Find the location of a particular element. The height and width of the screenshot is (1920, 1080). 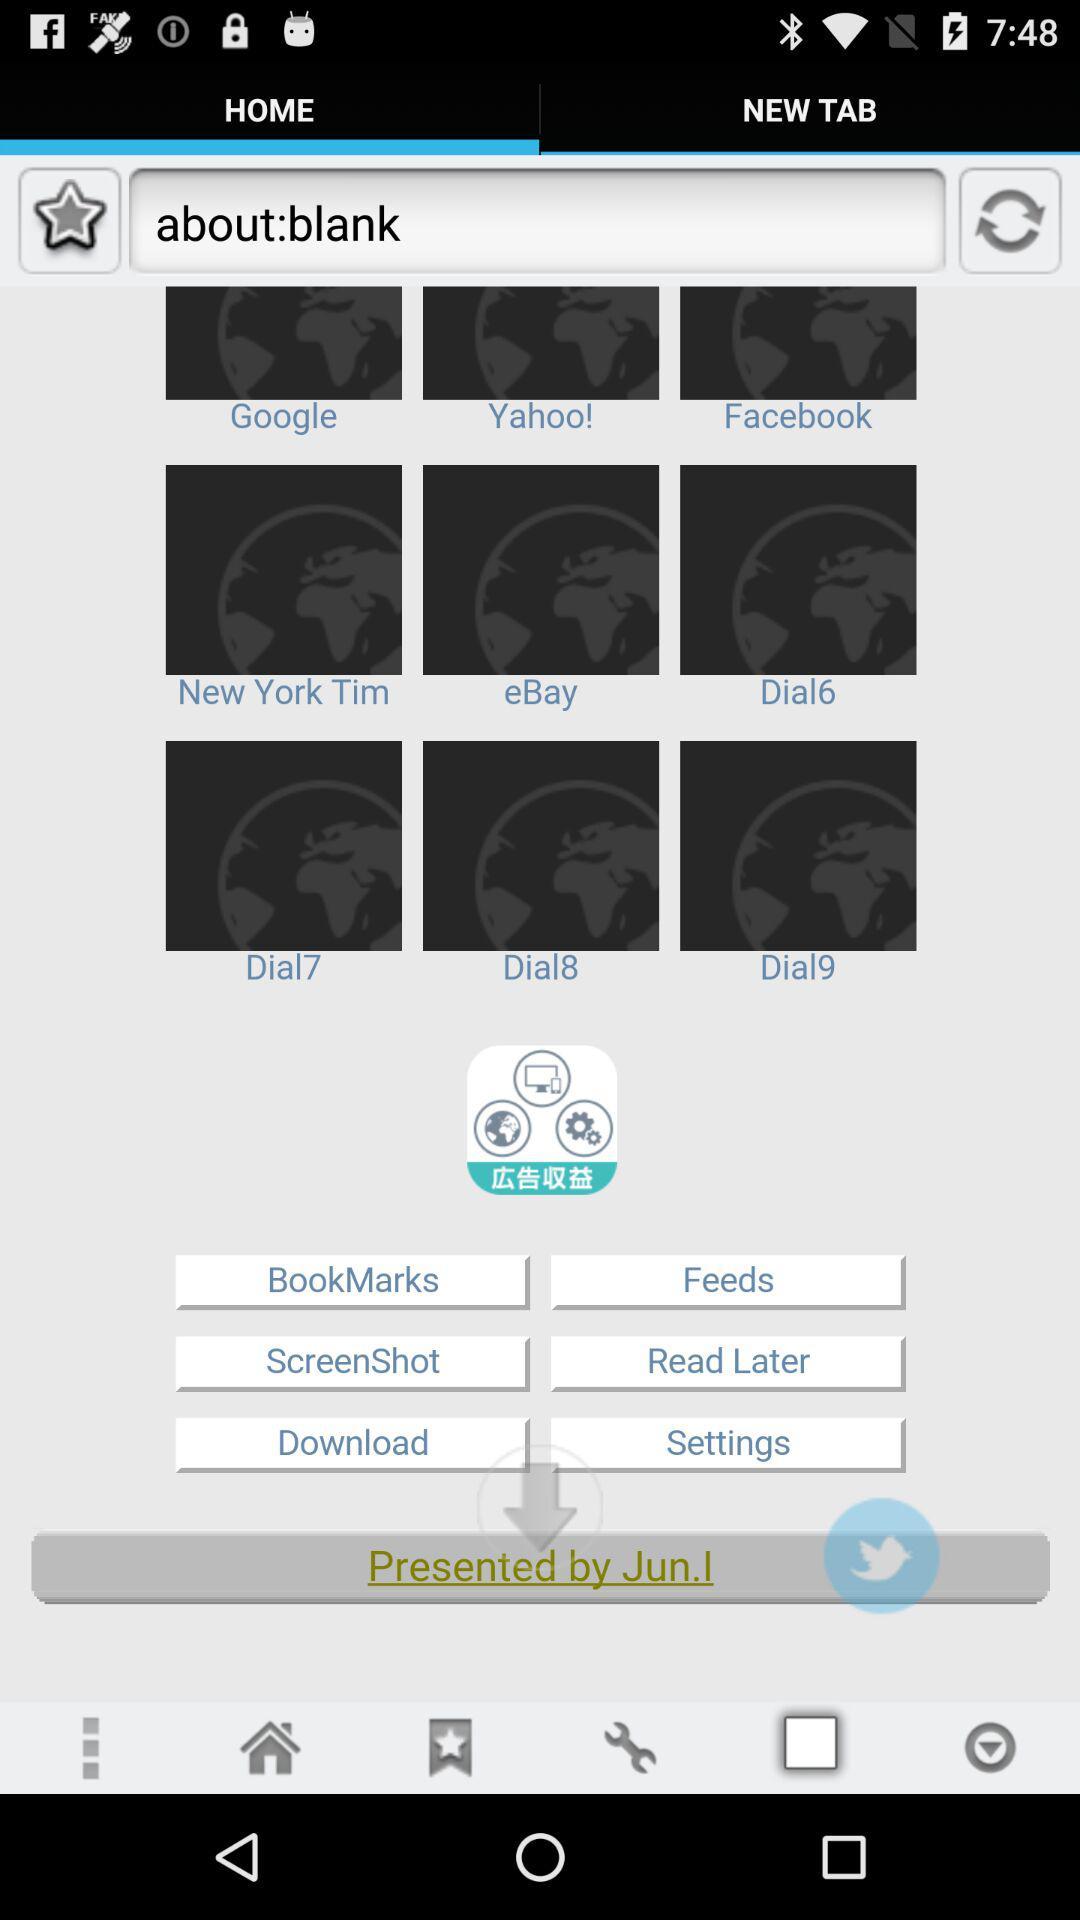

the home icon is located at coordinates (270, 1869).